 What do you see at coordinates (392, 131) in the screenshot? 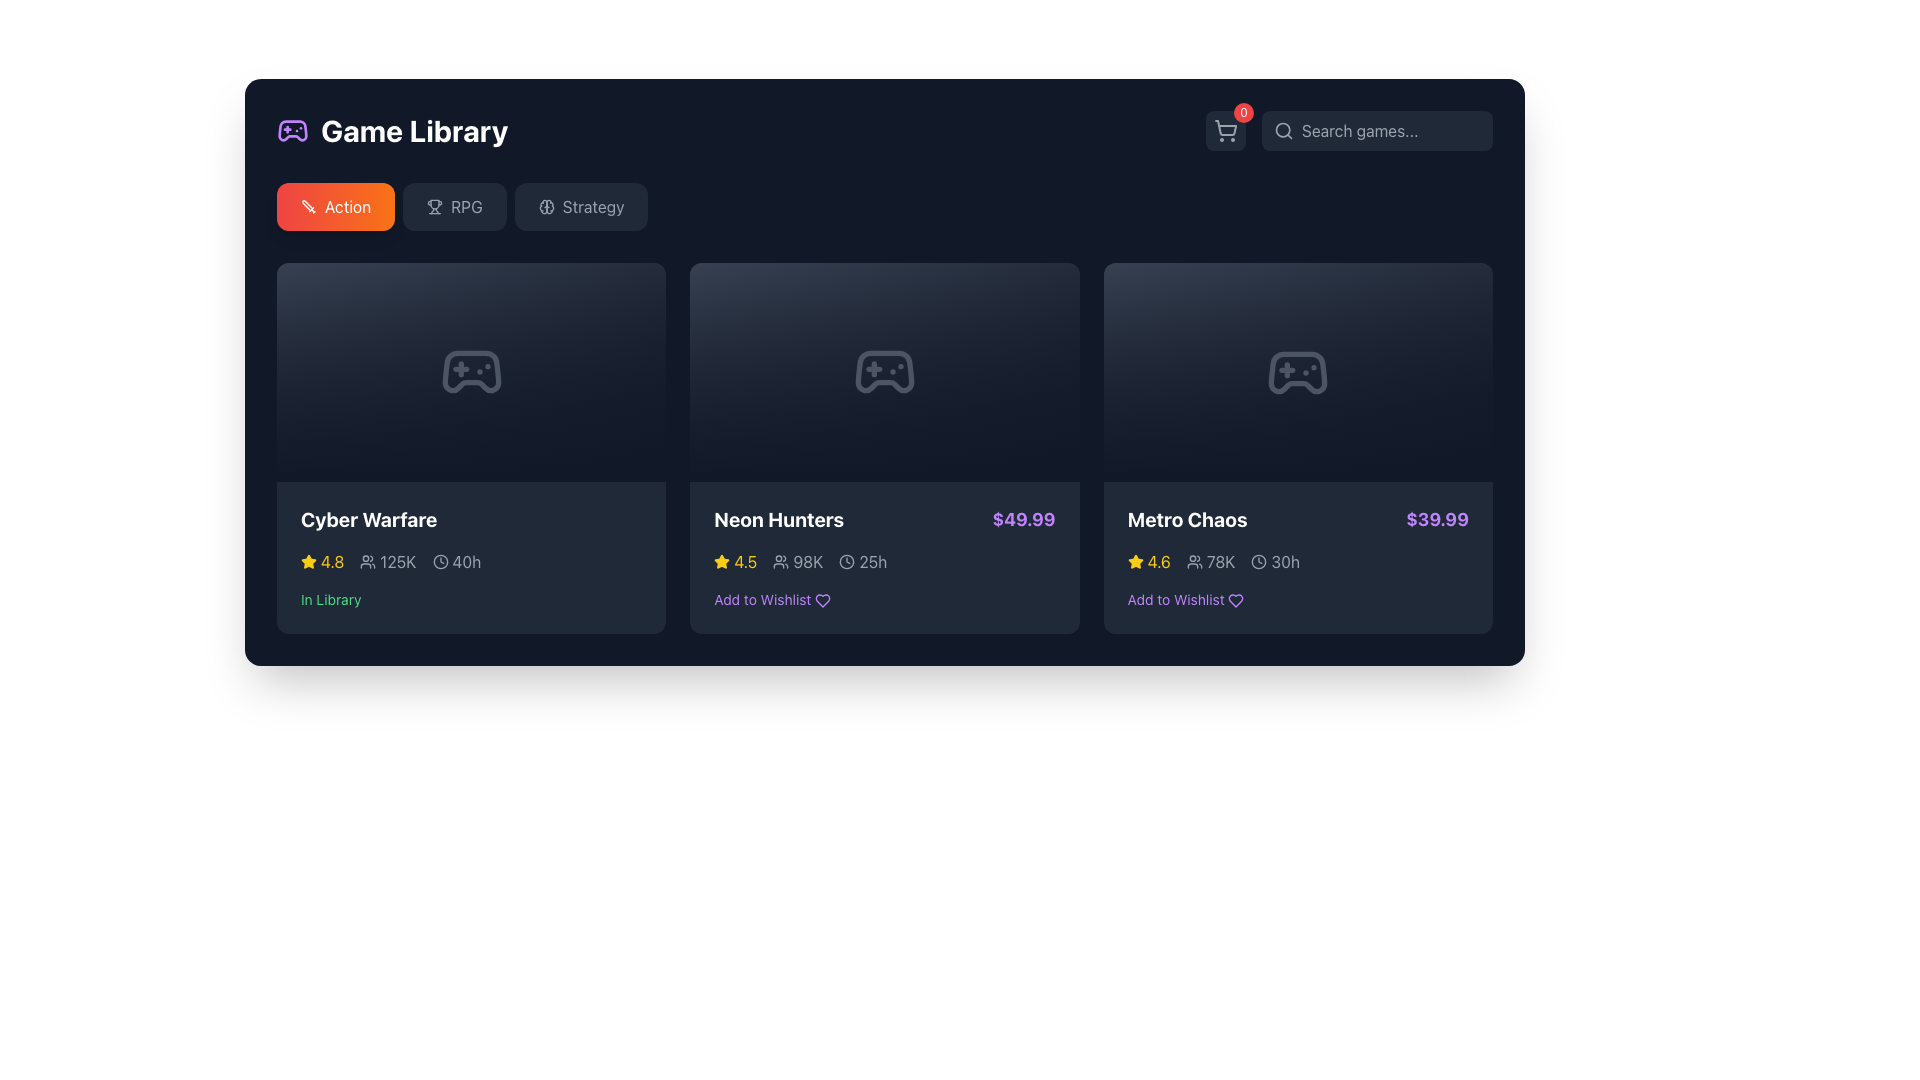
I see `text label 'Game Library' which is styled in large, bold white font and accompanied by a purple gamepad icon, located in the top-left corner of the interface` at bounding box center [392, 131].